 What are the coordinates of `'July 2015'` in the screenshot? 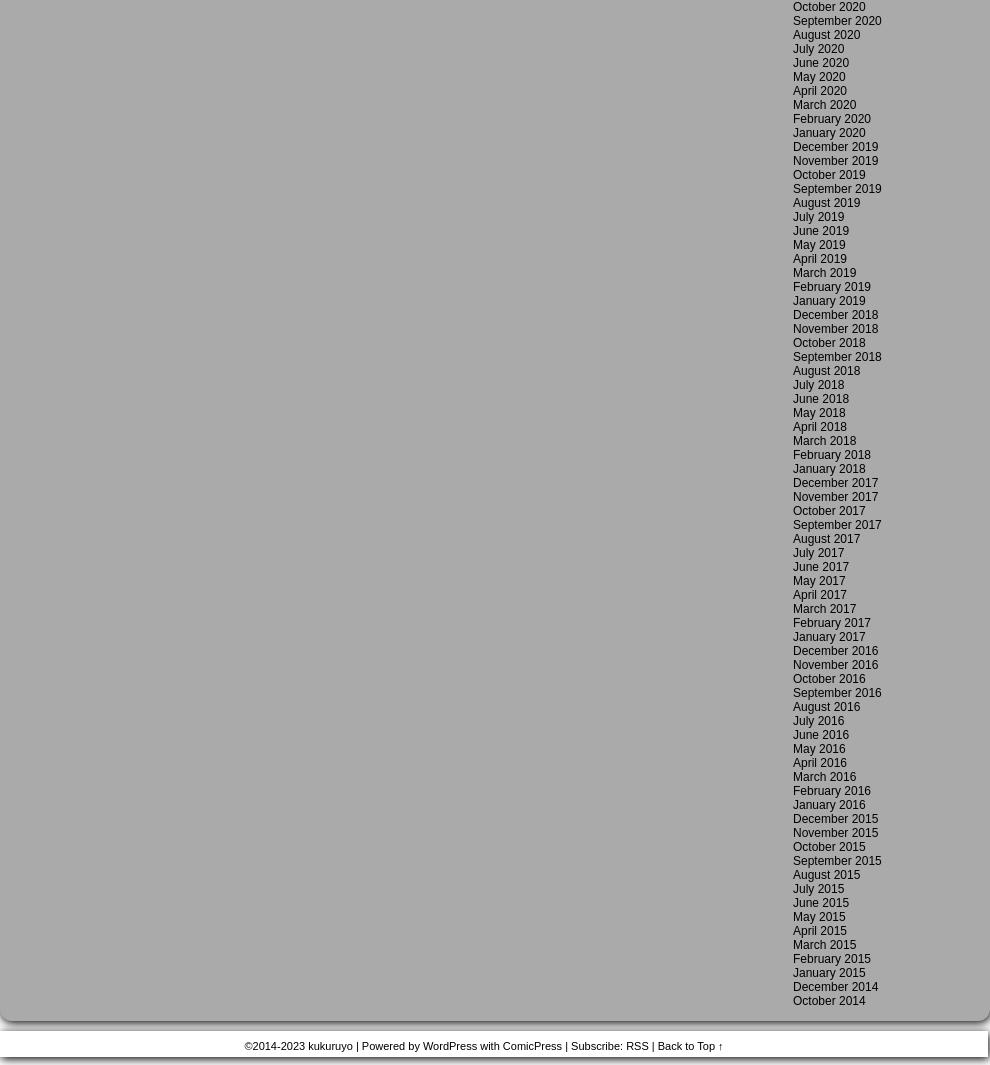 It's located at (817, 888).